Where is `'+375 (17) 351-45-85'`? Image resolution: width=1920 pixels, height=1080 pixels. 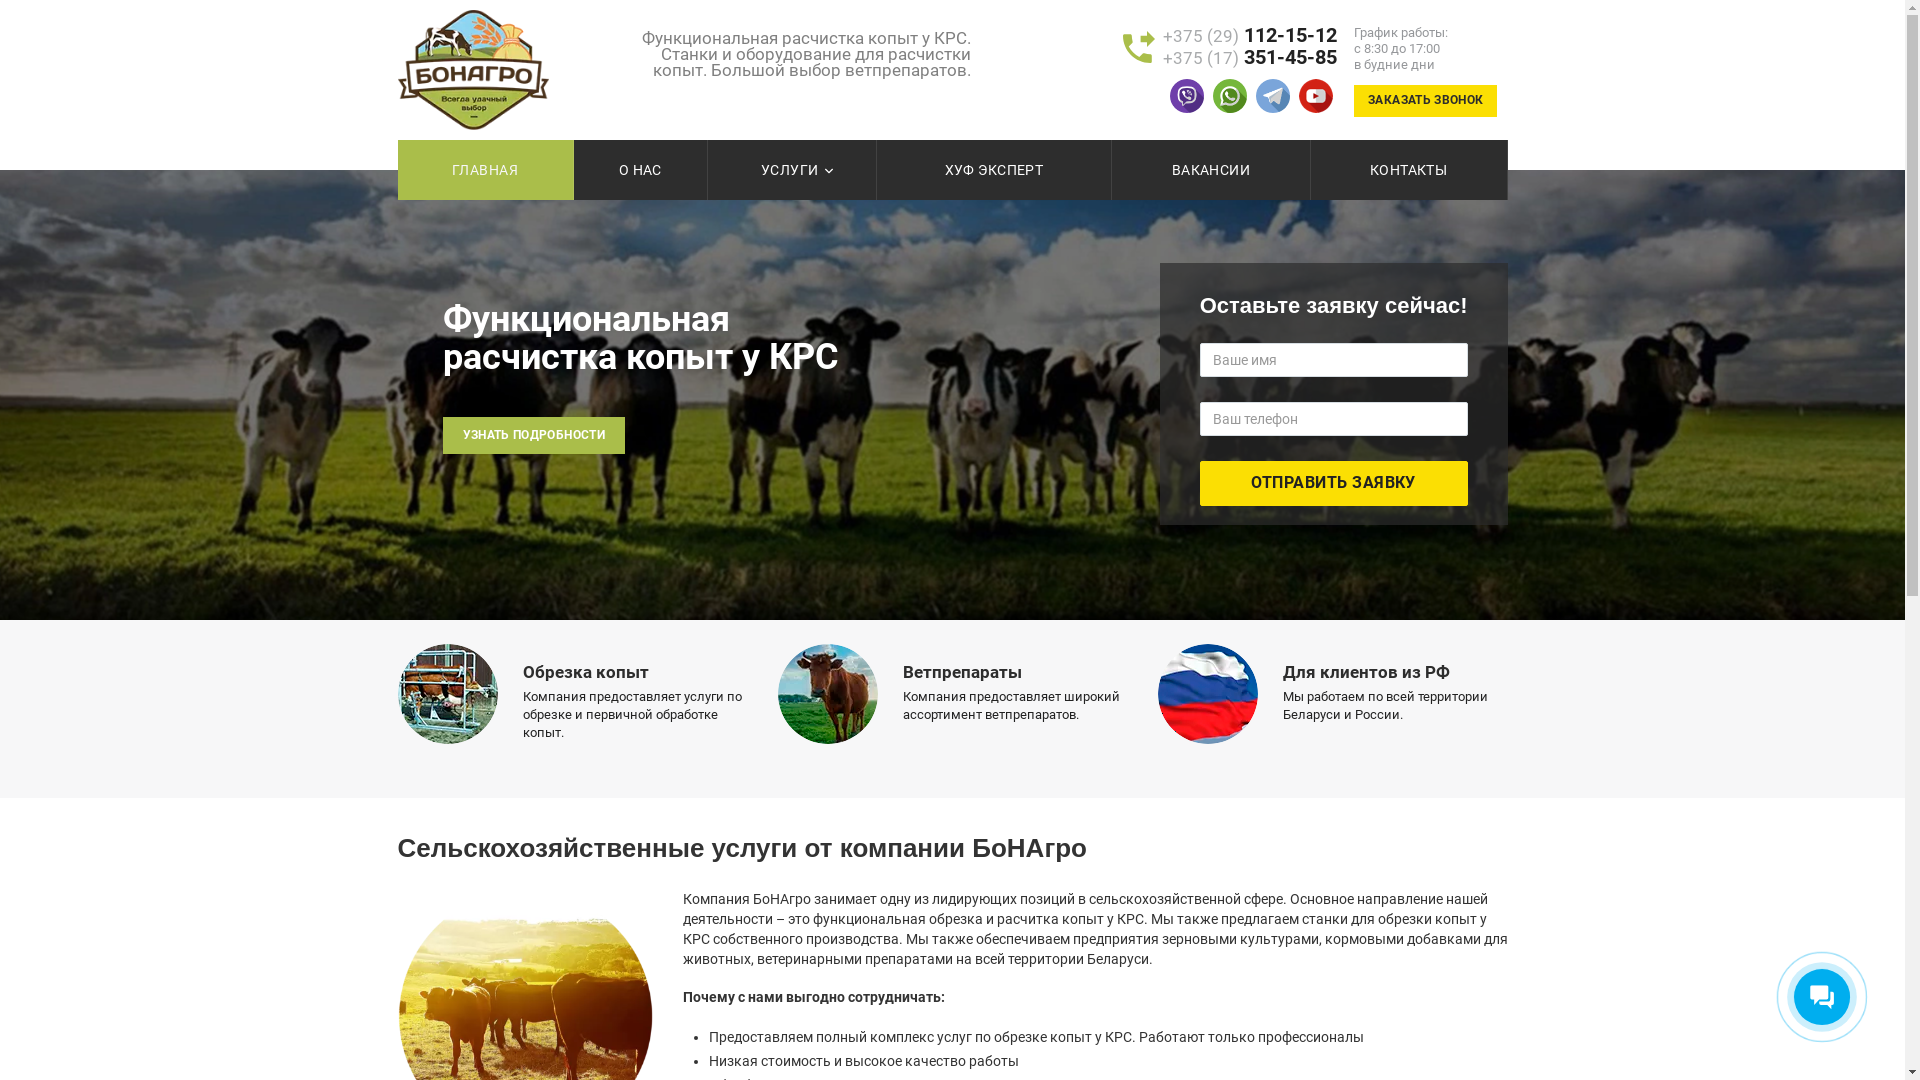
'+375 (17) 351-45-85' is located at coordinates (1248, 56).